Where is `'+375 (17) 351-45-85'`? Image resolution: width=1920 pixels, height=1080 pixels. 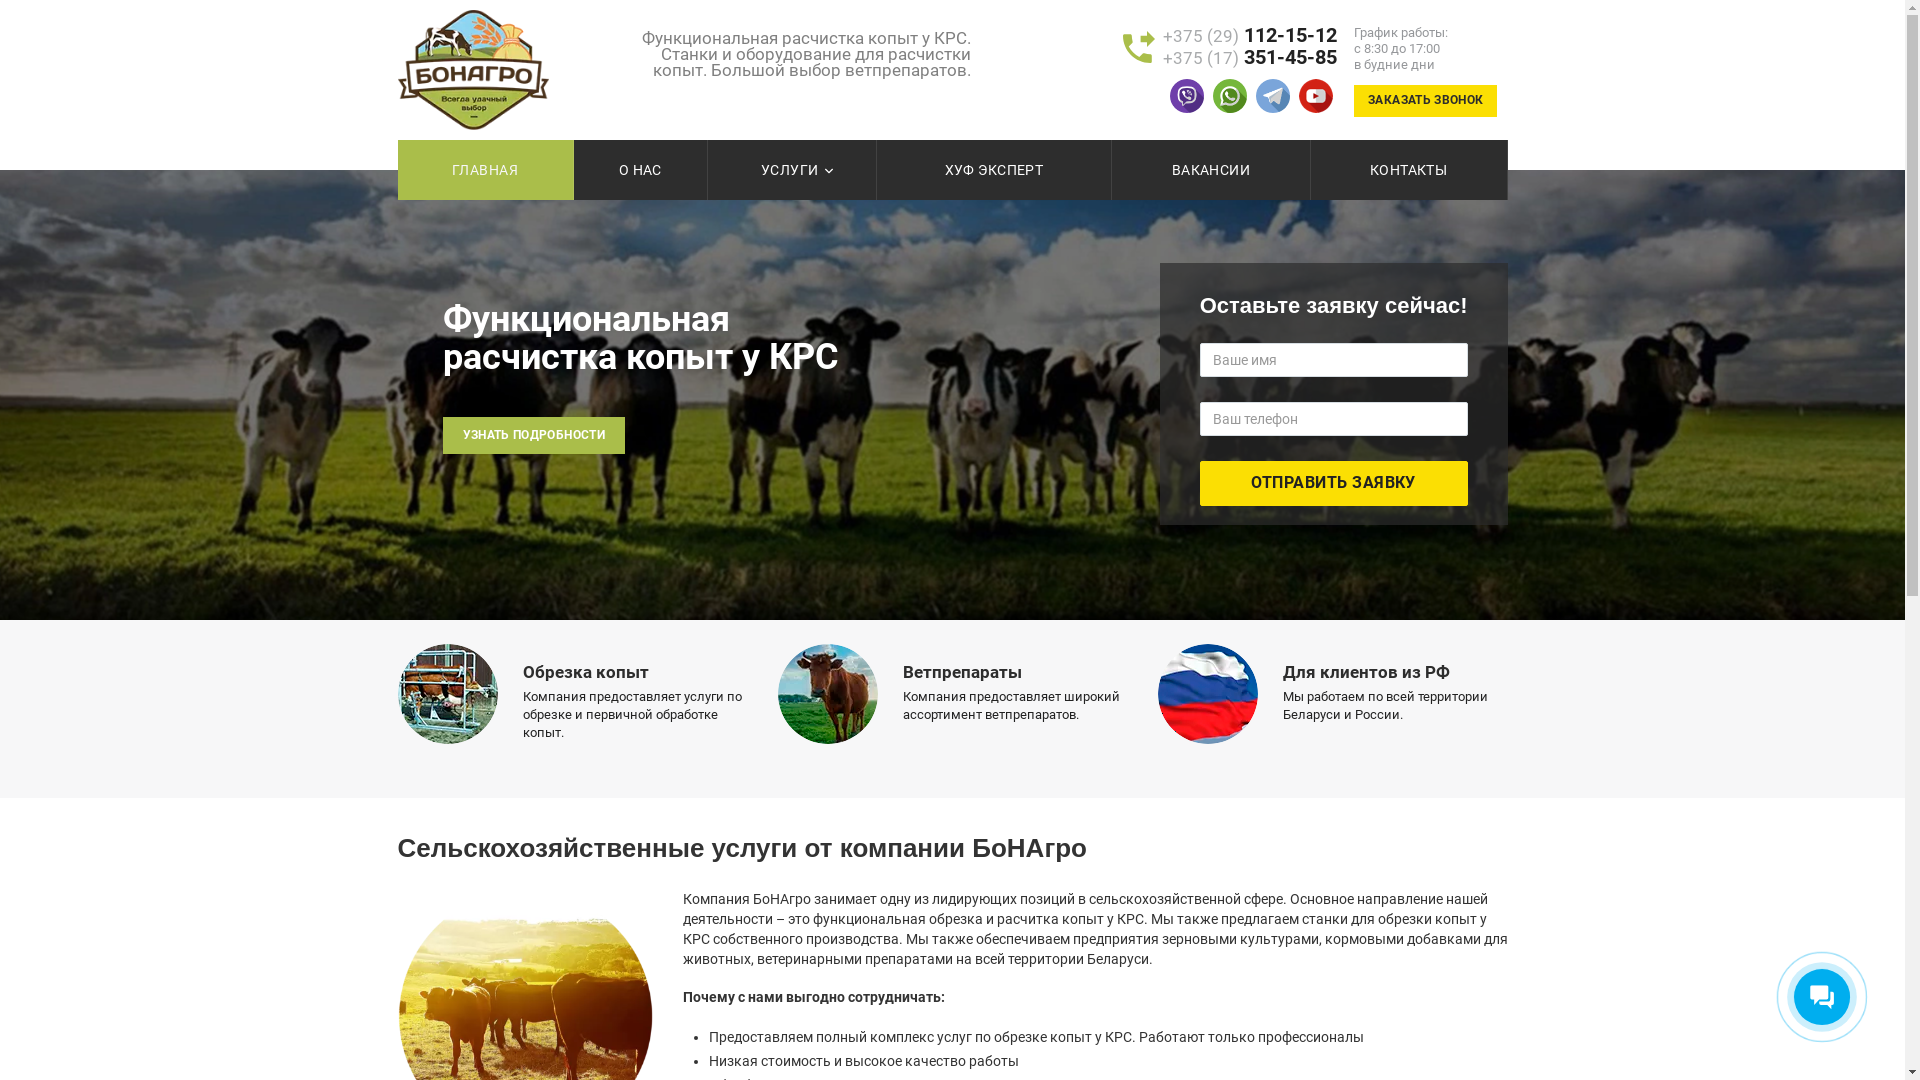
'+375 (17) 351-45-85' is located at coordinates (1248, 56).